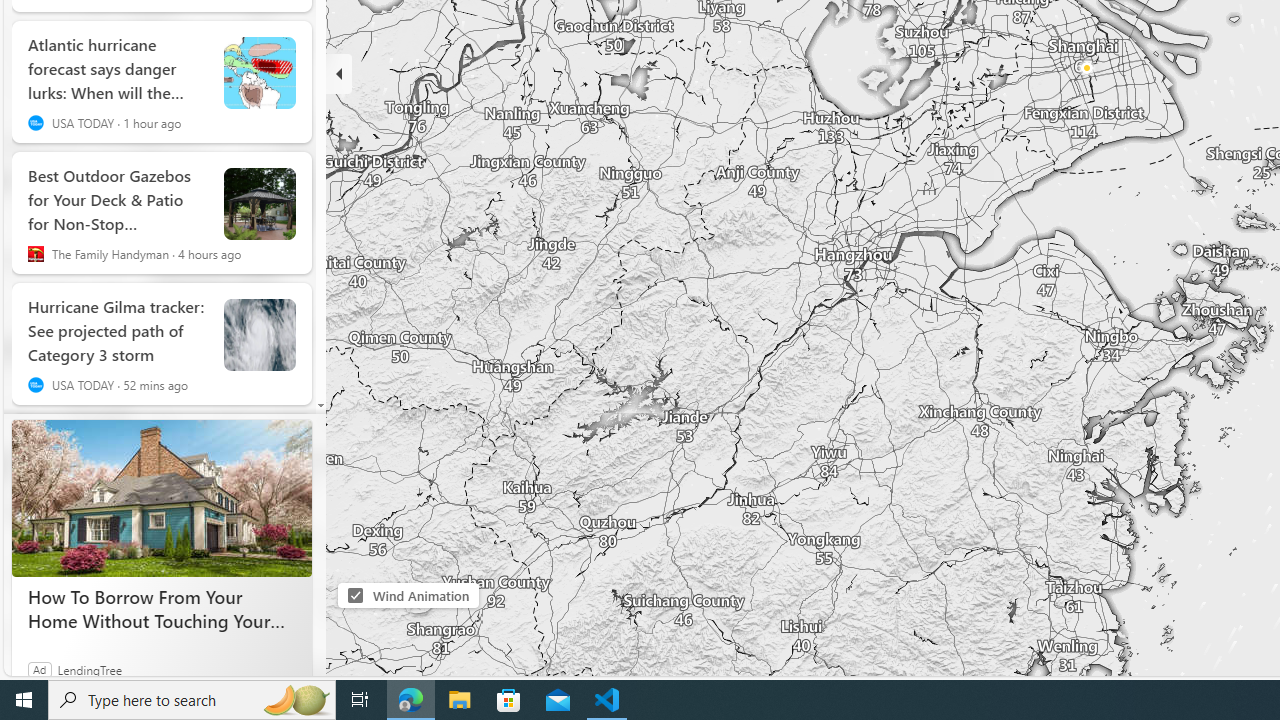  What do you see at coordinates (35, 385) in the screenshot?
I see `'USA TODAY'` at bounding box center [35, 385].